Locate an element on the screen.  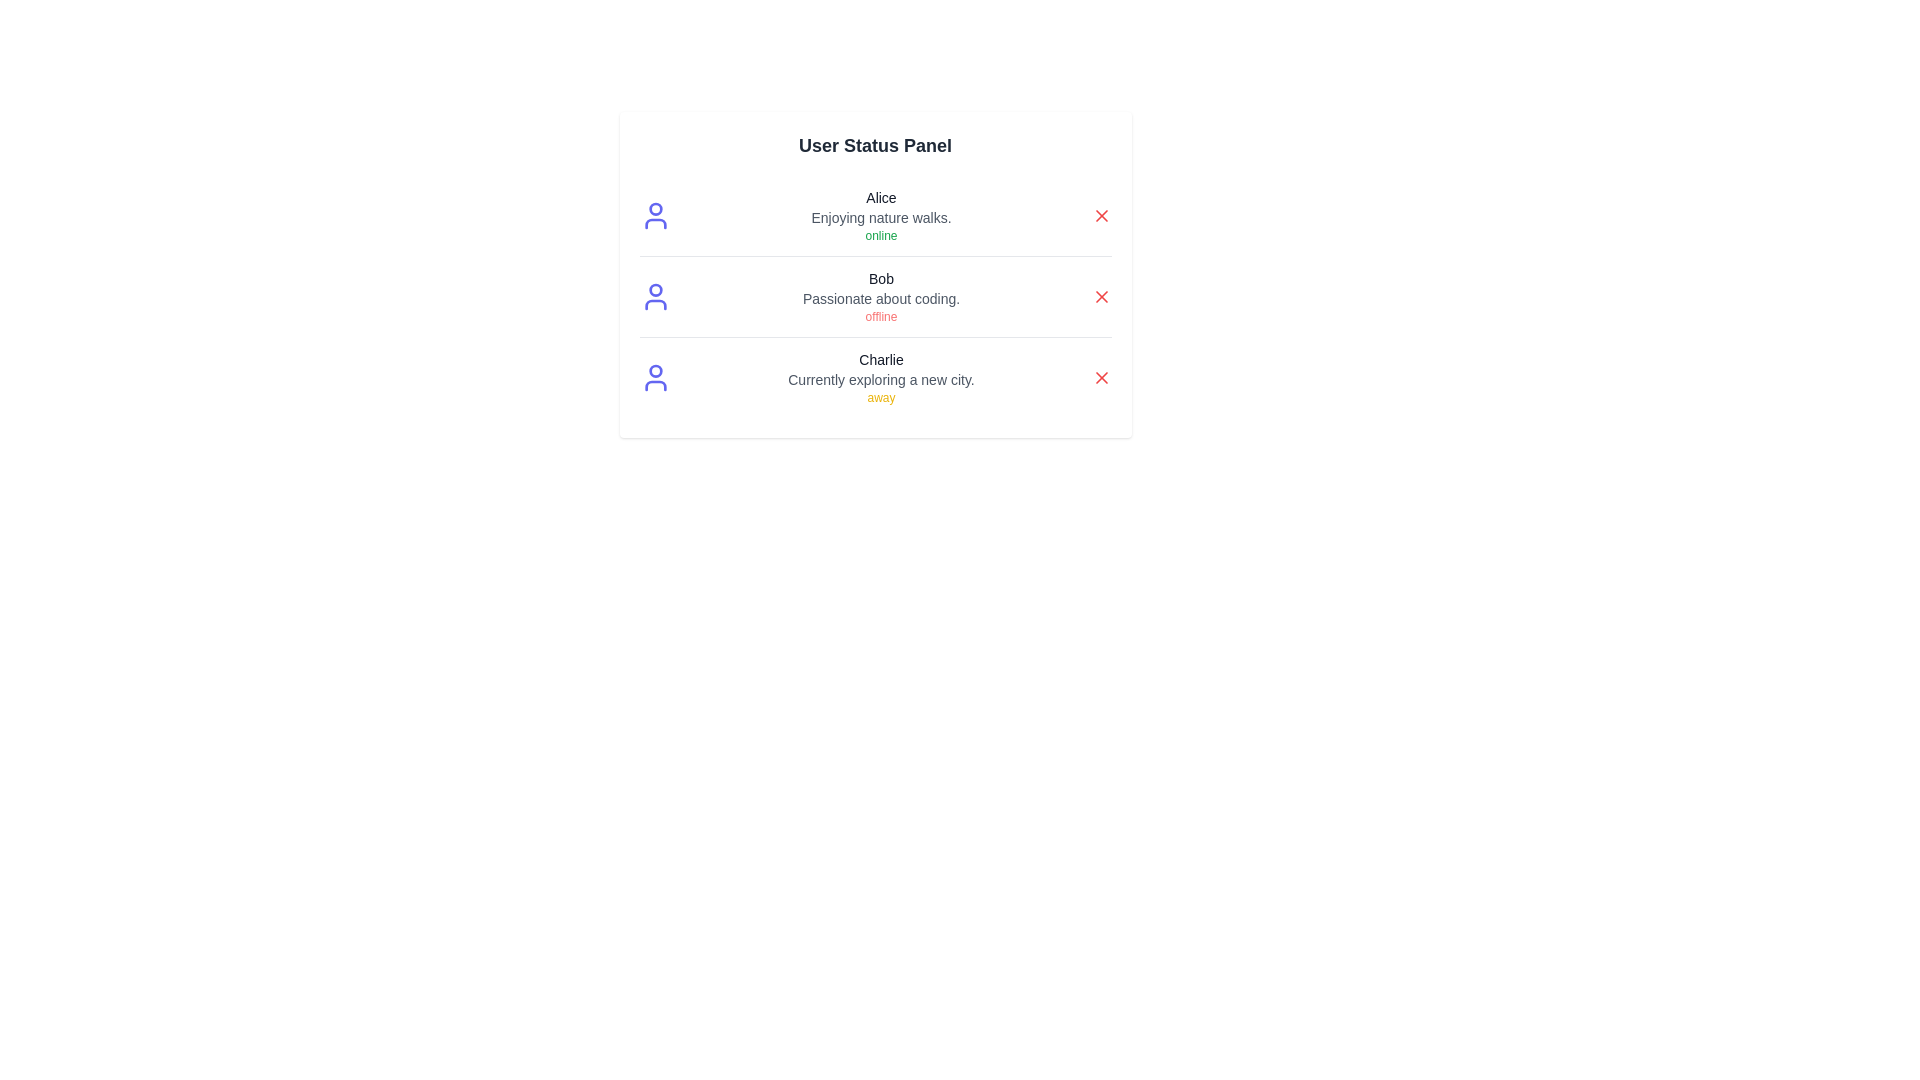
the static text displaying the user's name 'Bob' in the user status panel is located at coordinates (880, 278).